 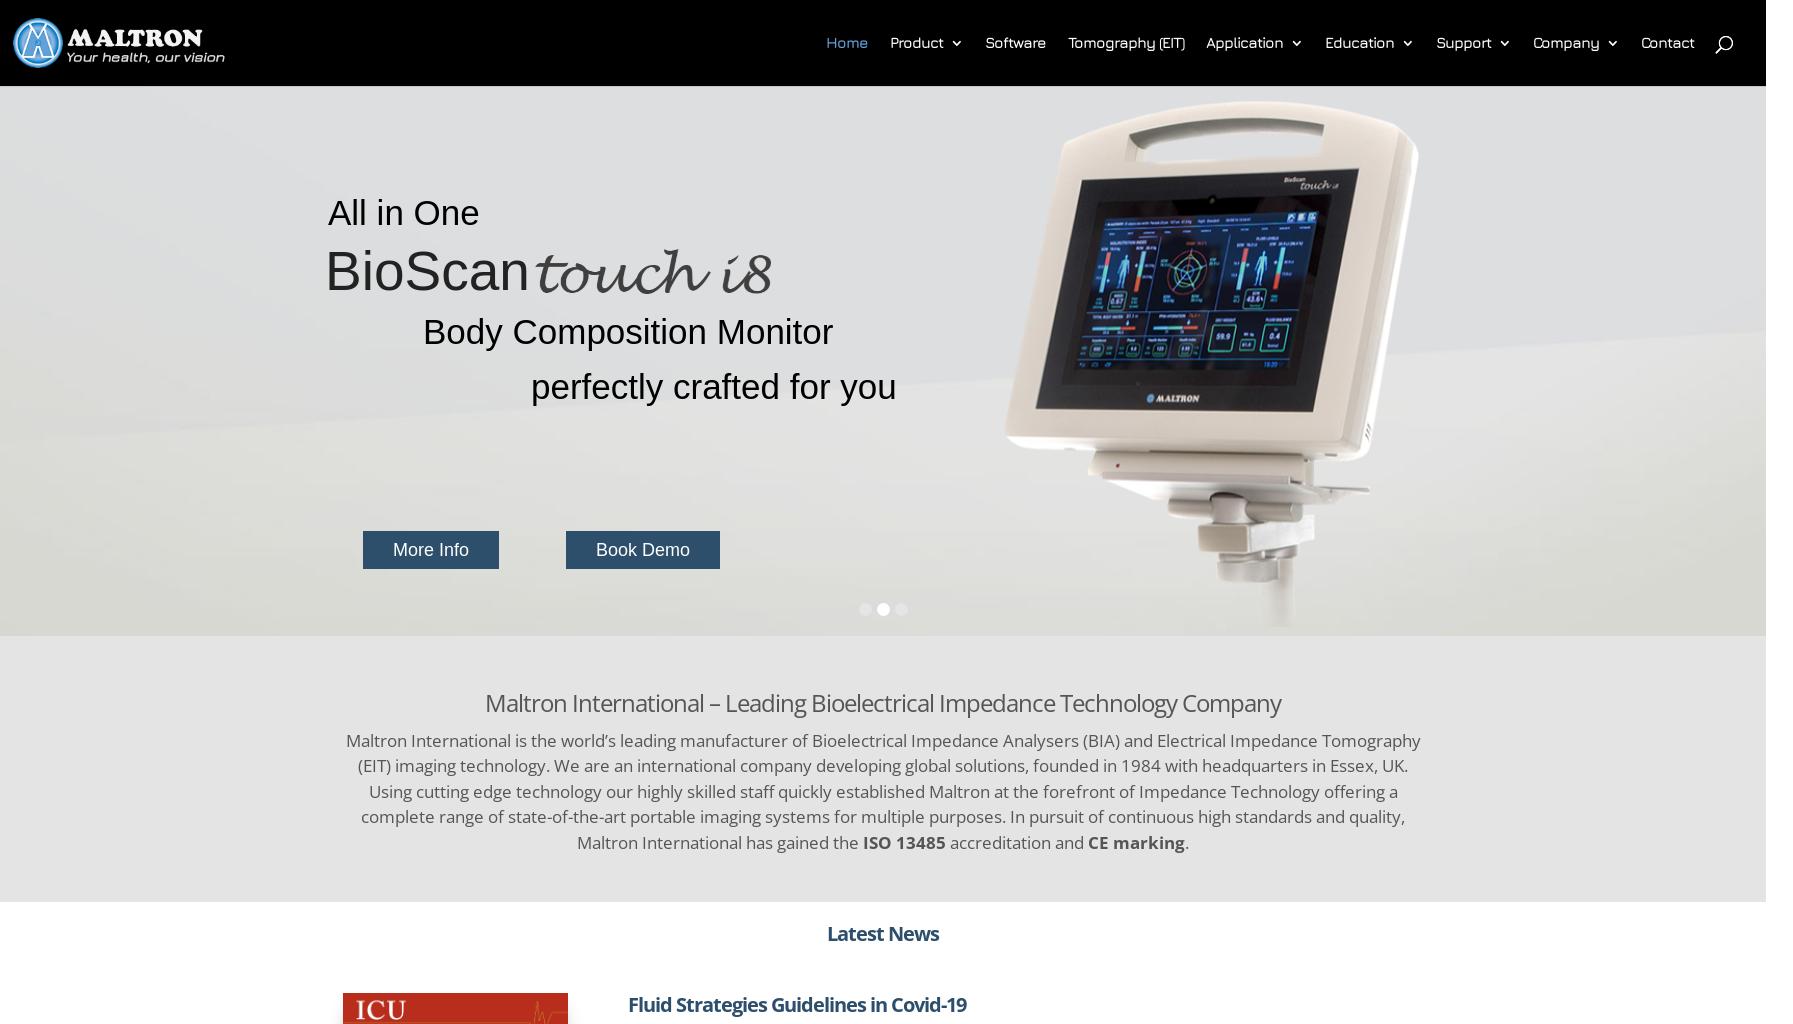 What do you see at coordinates (1303, 249) in the screenshot?
I see `'Military Personal'` at bounding box center [1303, 249].